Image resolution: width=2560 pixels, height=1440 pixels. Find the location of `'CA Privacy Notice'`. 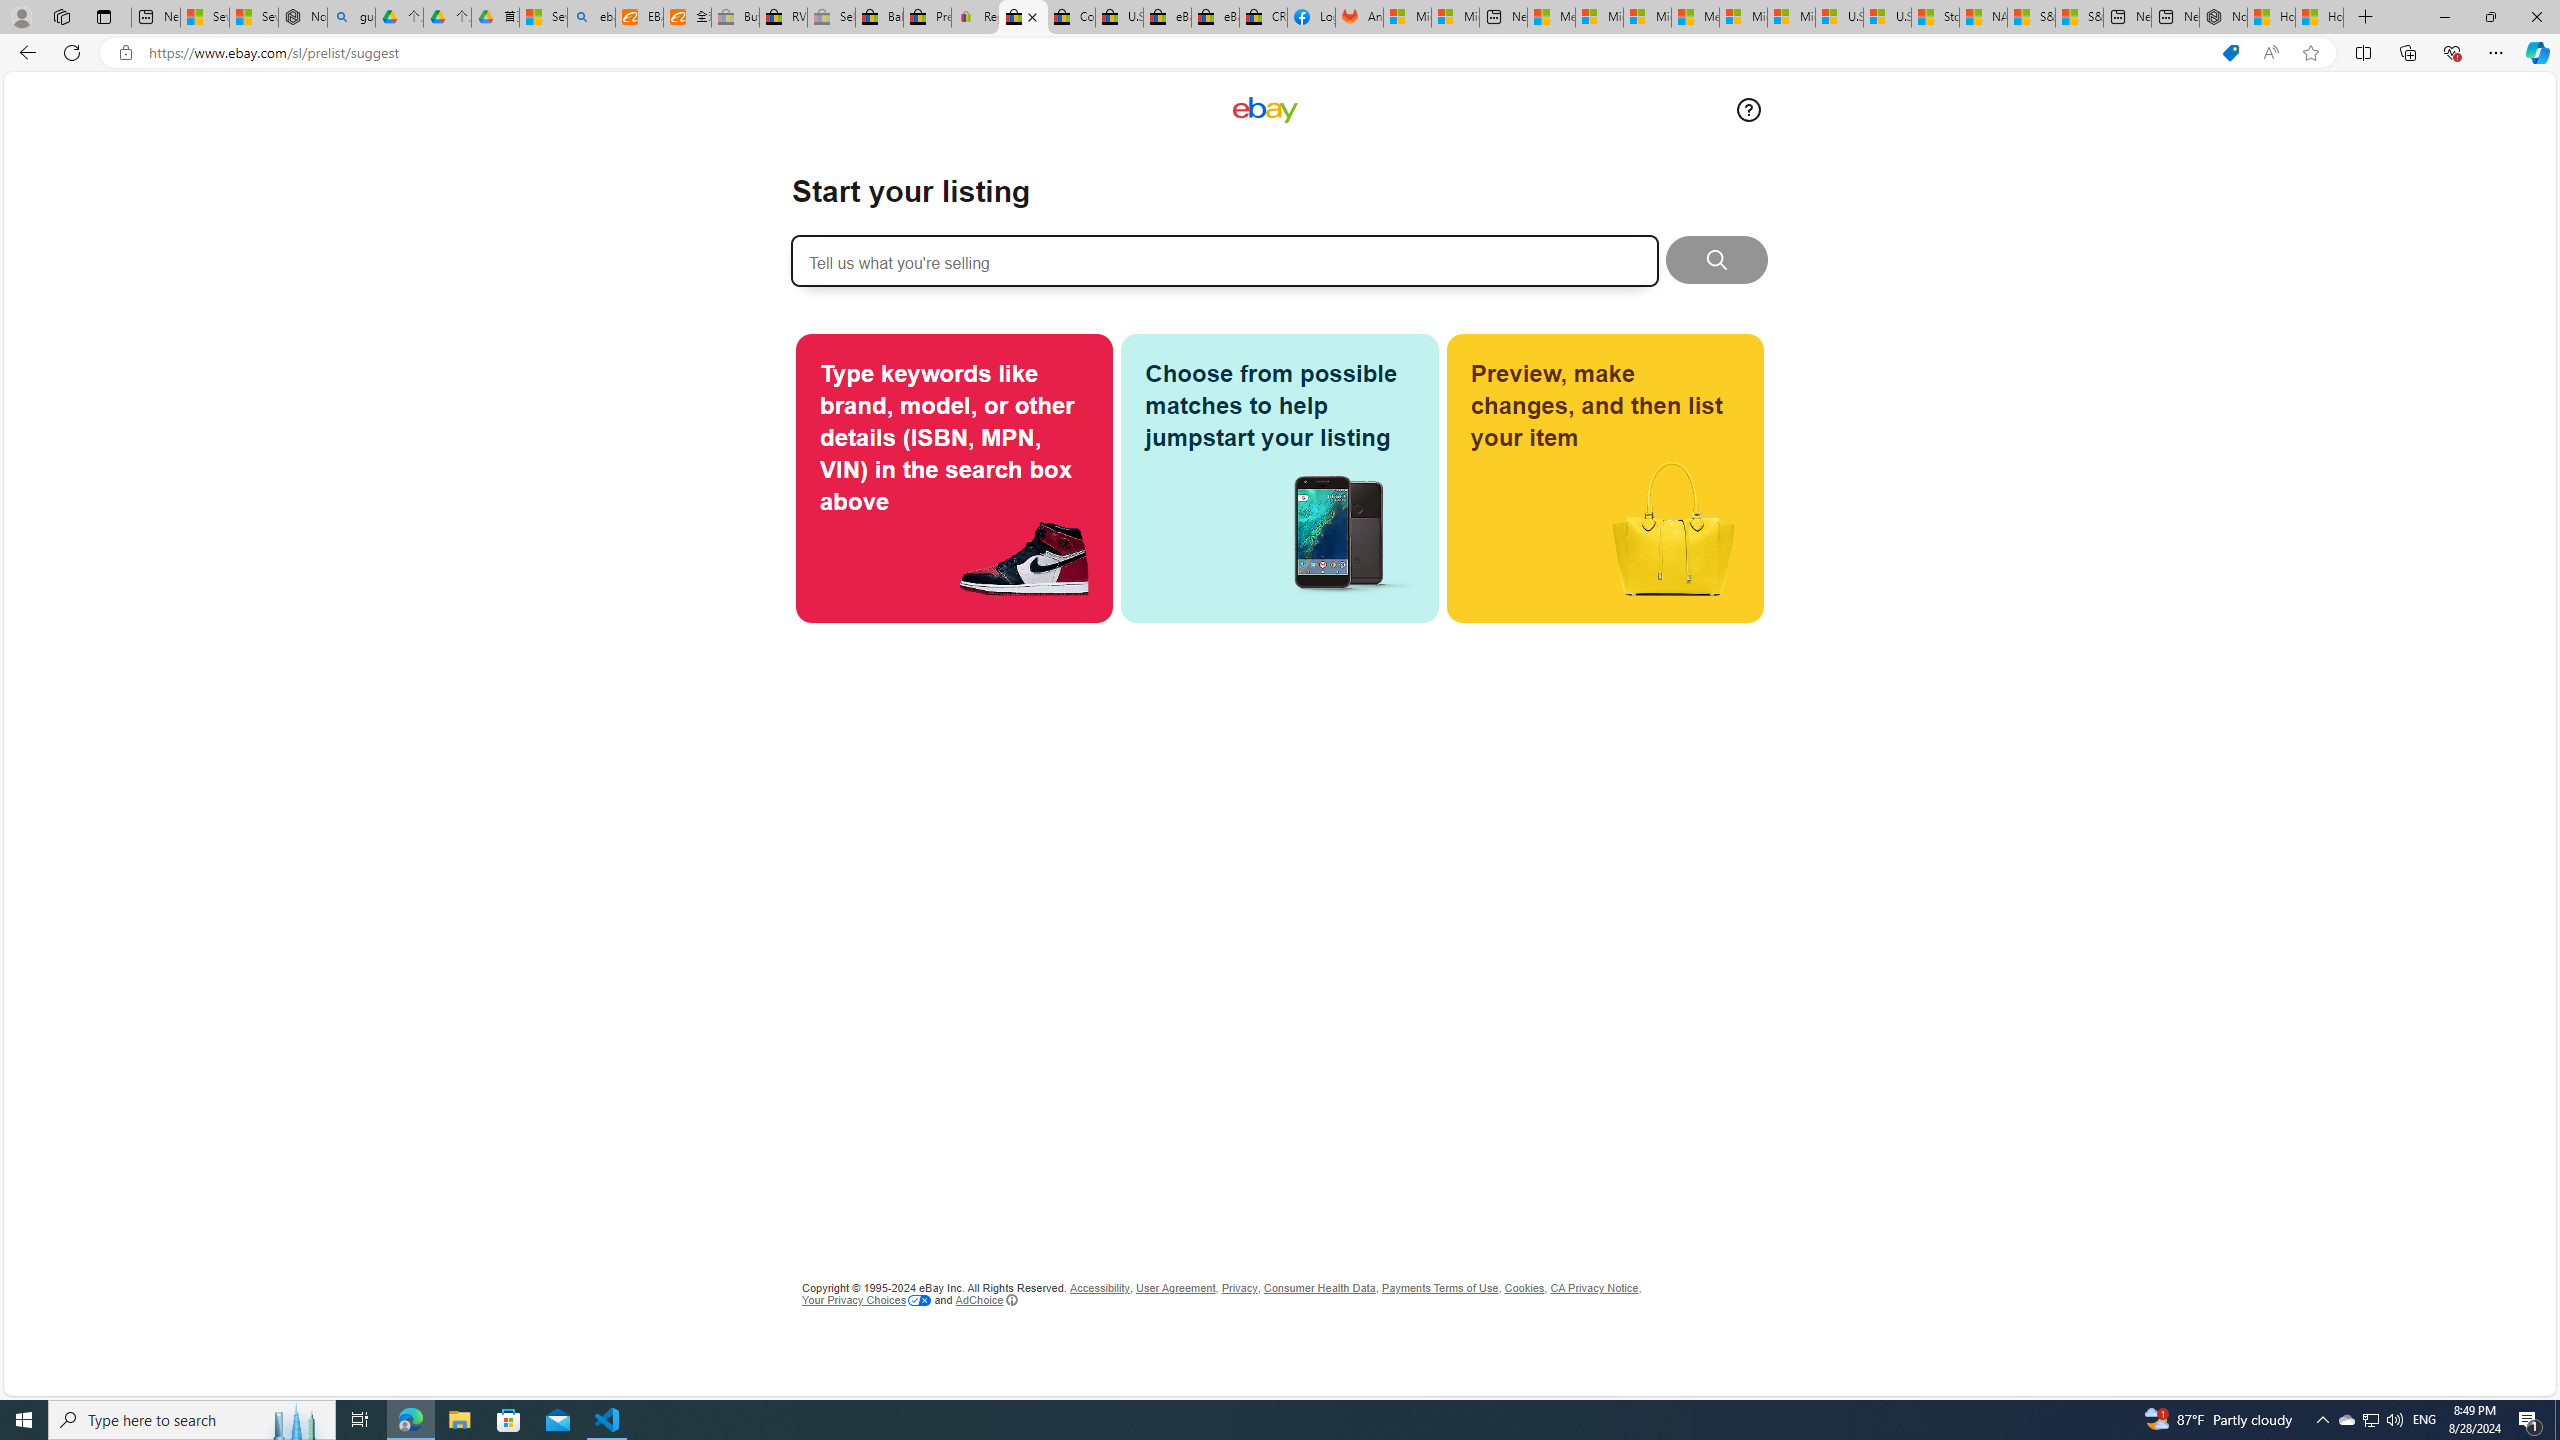

'CA Privacy Notice' is located at coordinates (1593, 1287).